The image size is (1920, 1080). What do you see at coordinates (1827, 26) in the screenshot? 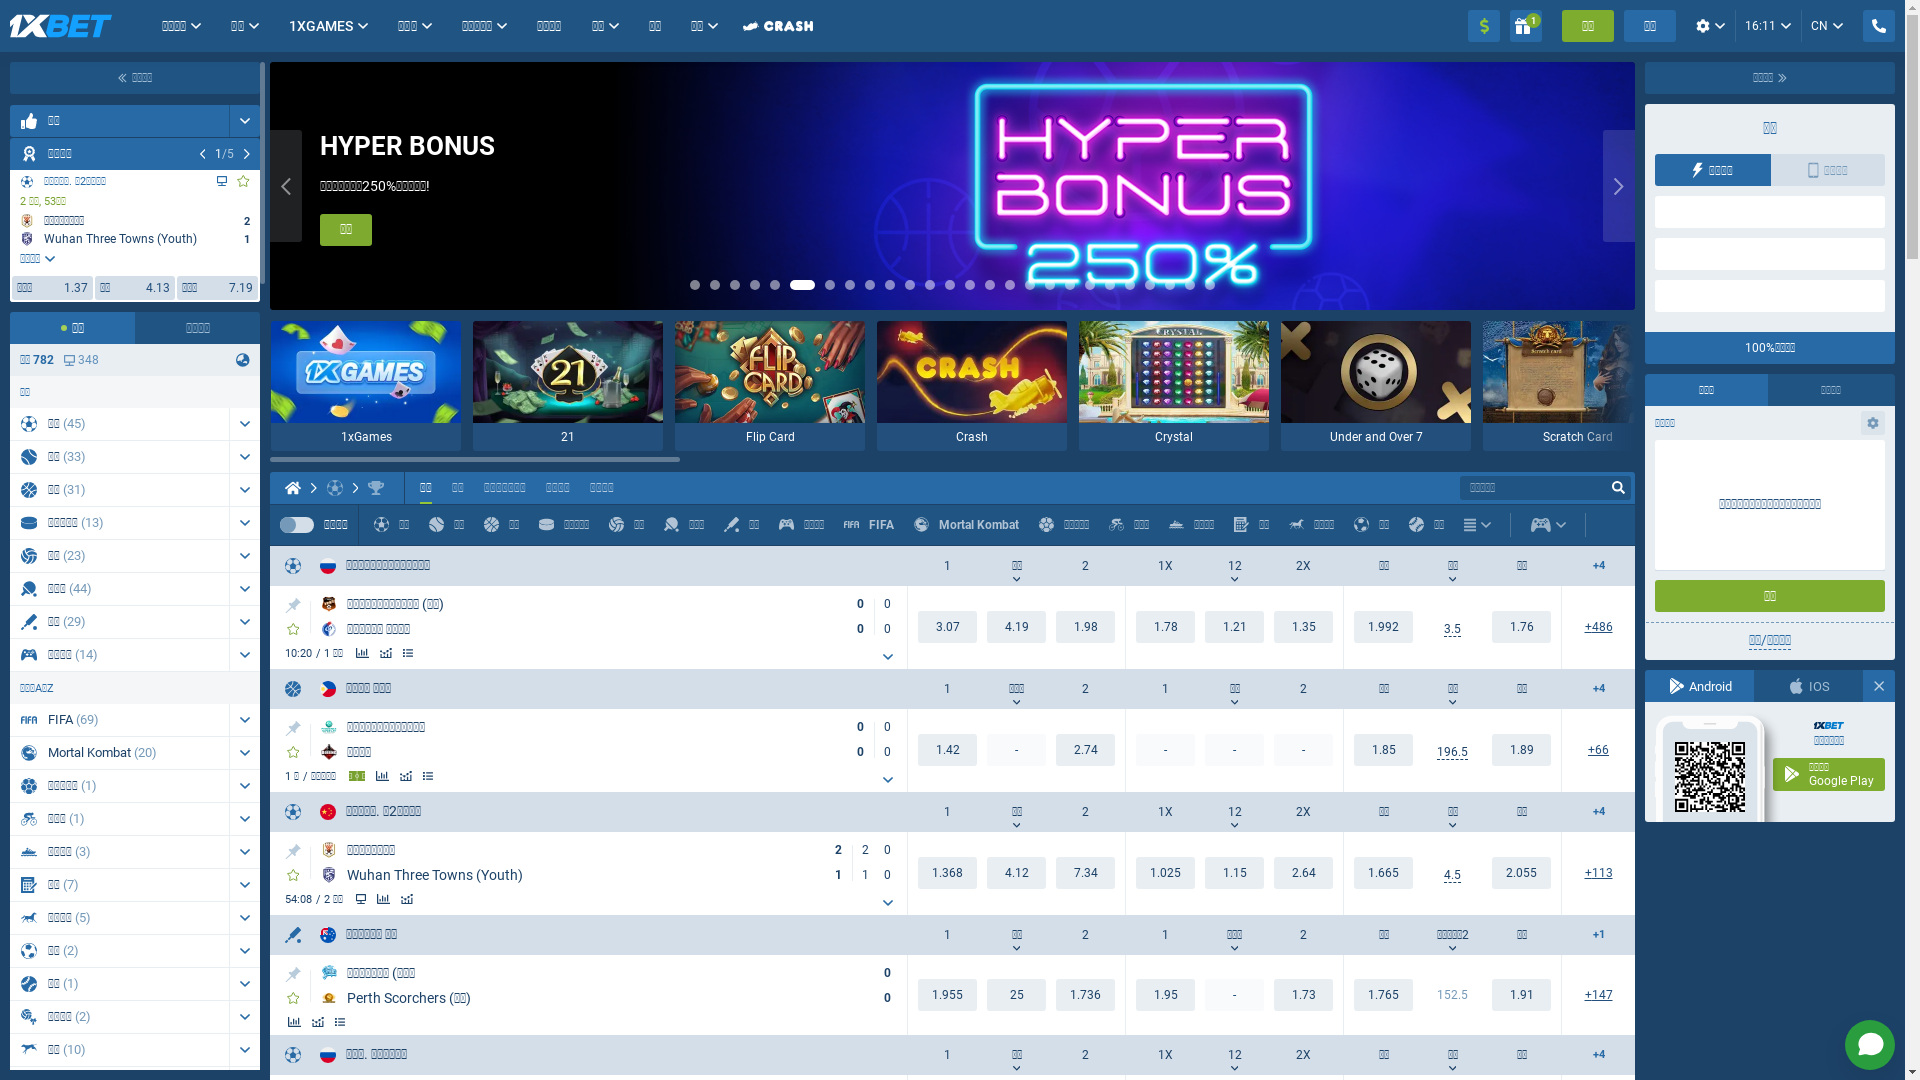
I see `'CN'` at bounding box center [1827, 26].